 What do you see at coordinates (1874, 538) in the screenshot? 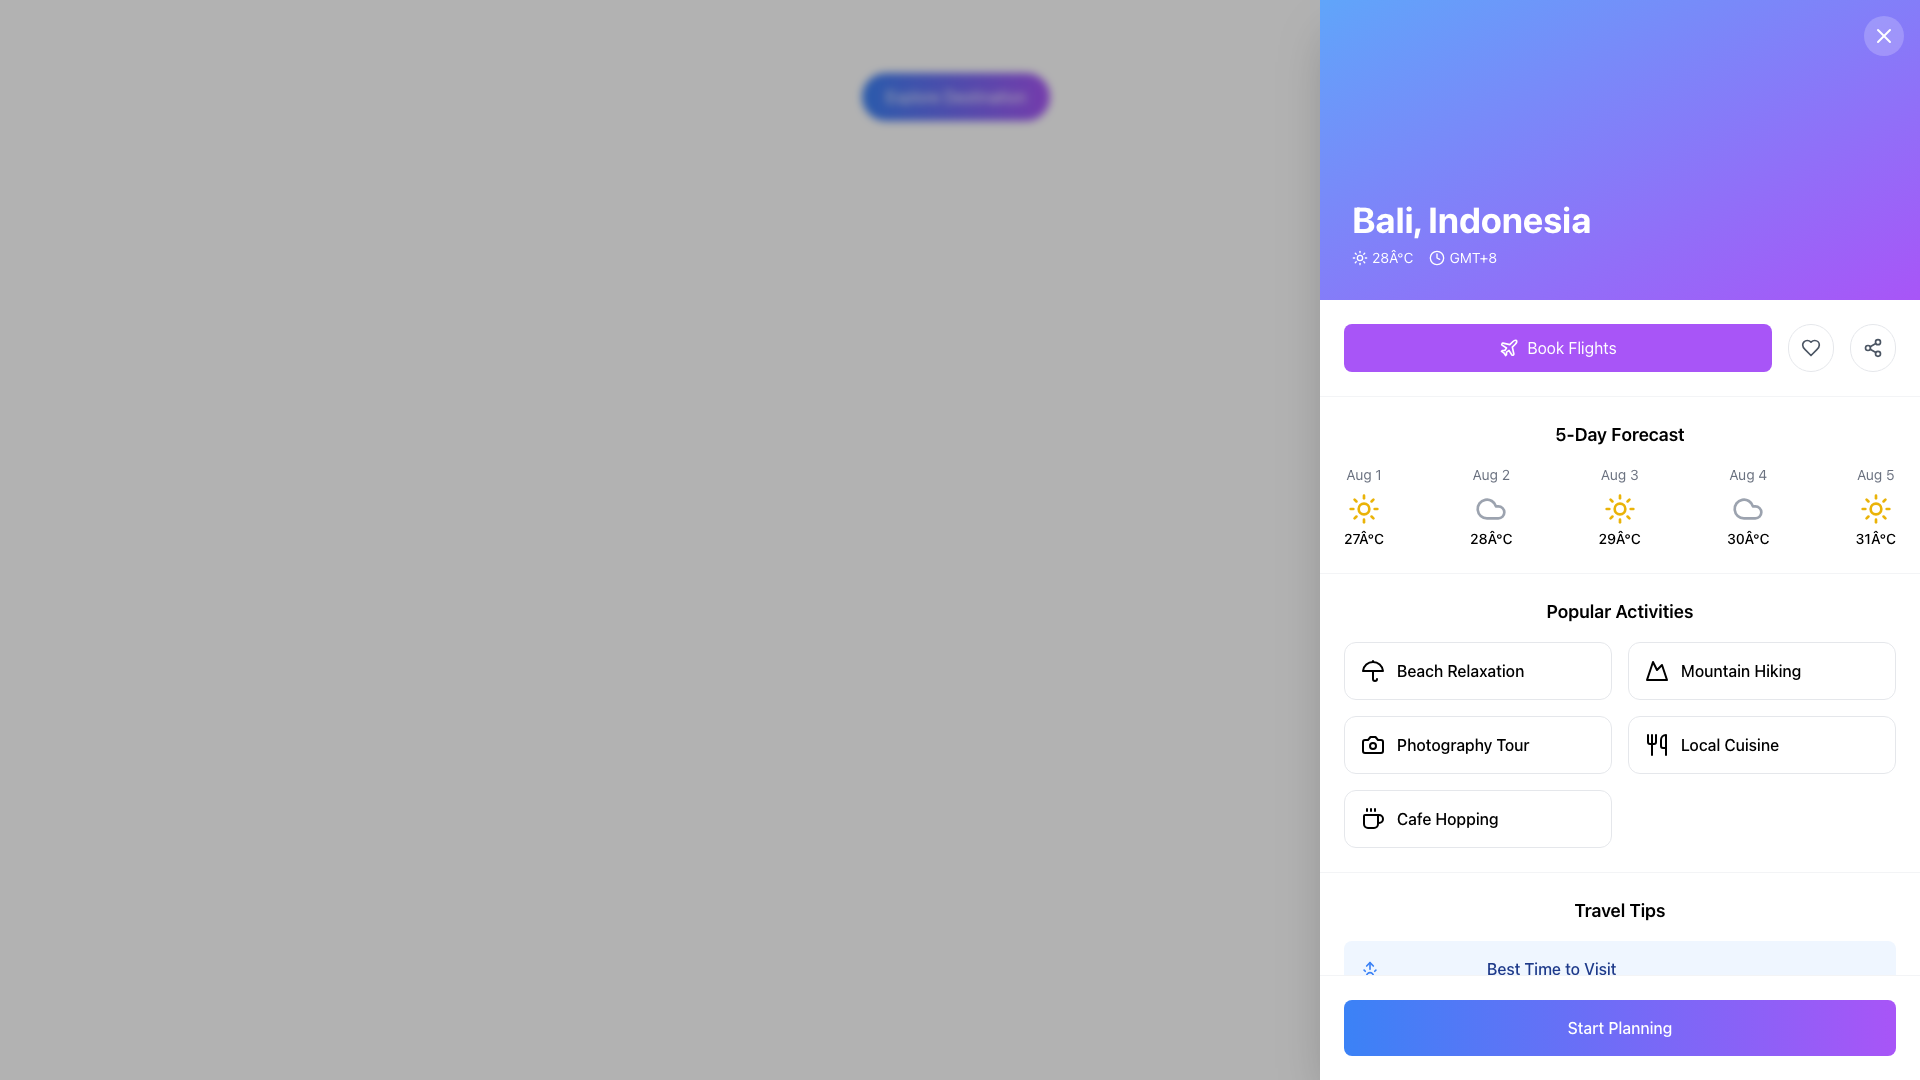
I see `the static text displaying '31°C' in the '5-Day Forecast' section under 'Aug 5', located on the far right of the horizontal list` at bounding box center [1874, 538].